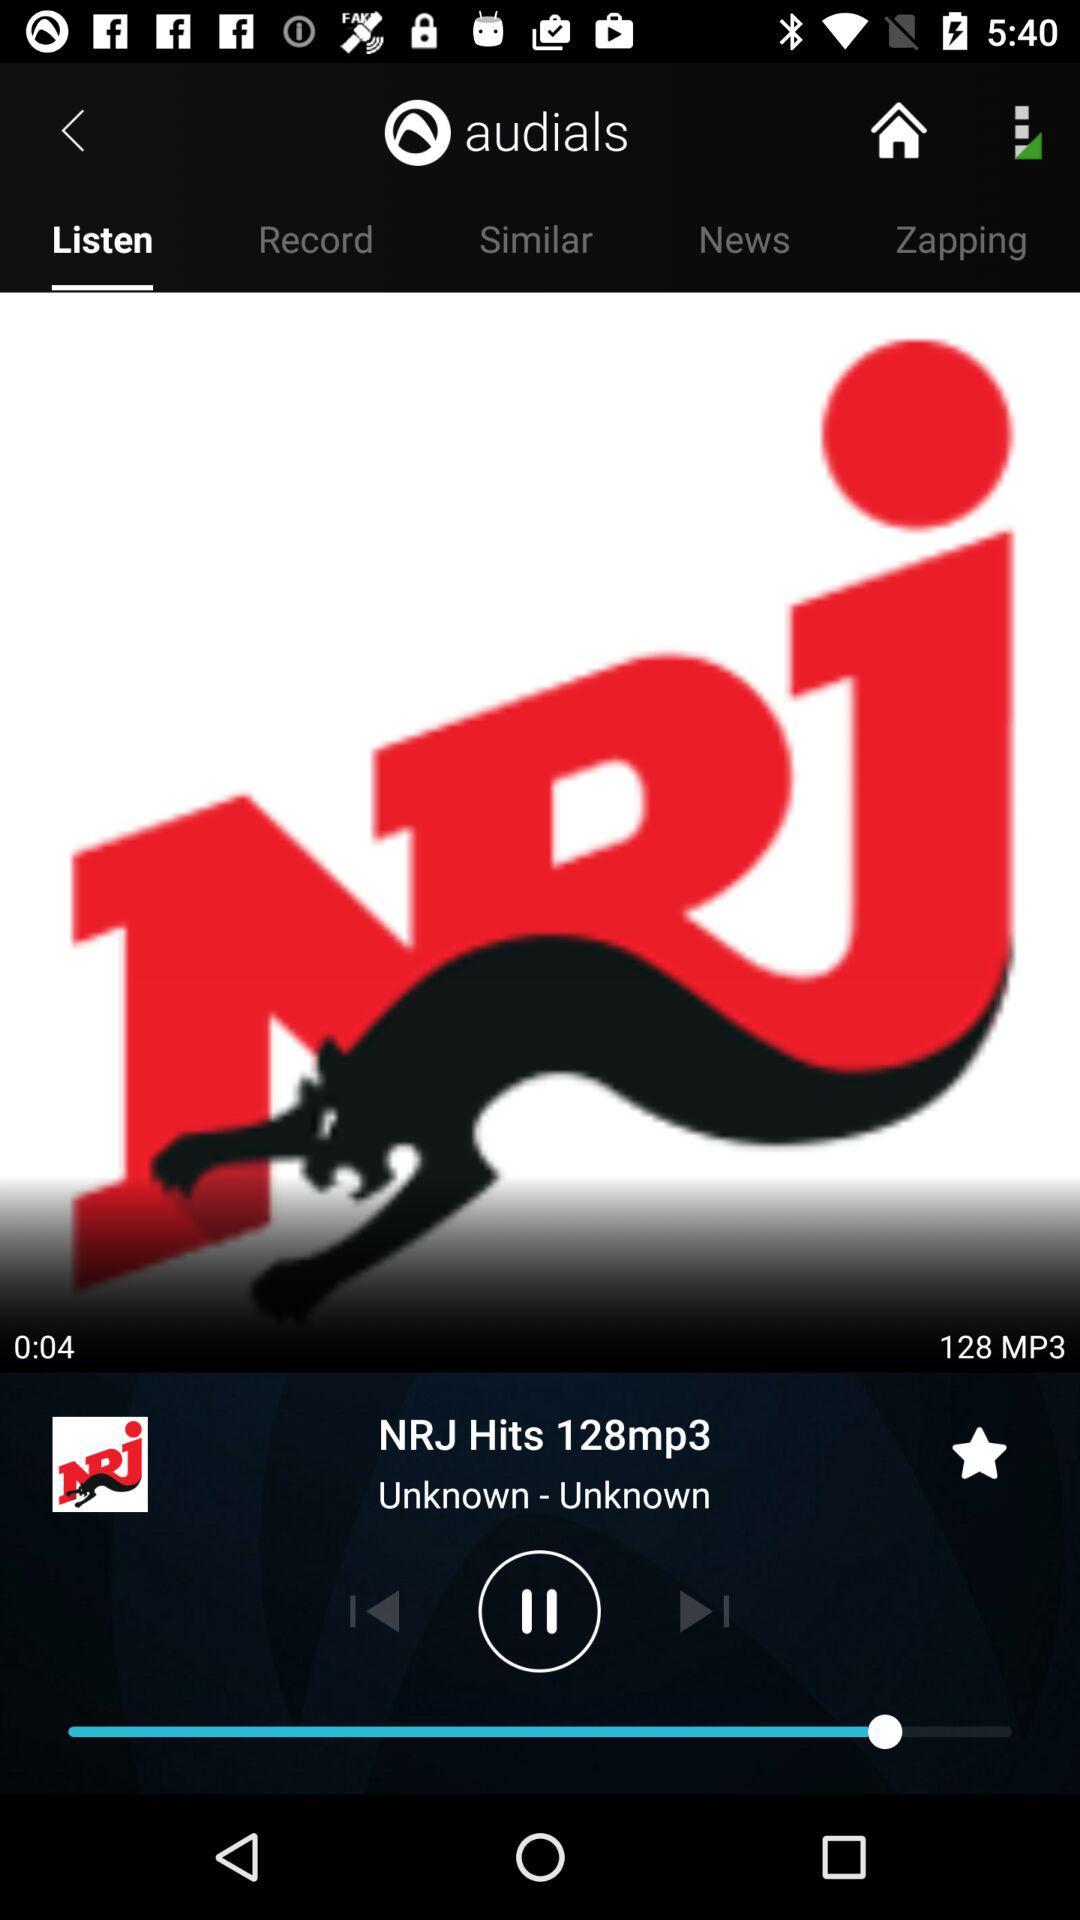 The image size is (1080, 1920). Describe the element at coordinates (538, 1611) in the screenshot. I see `the pause icon` at that location.